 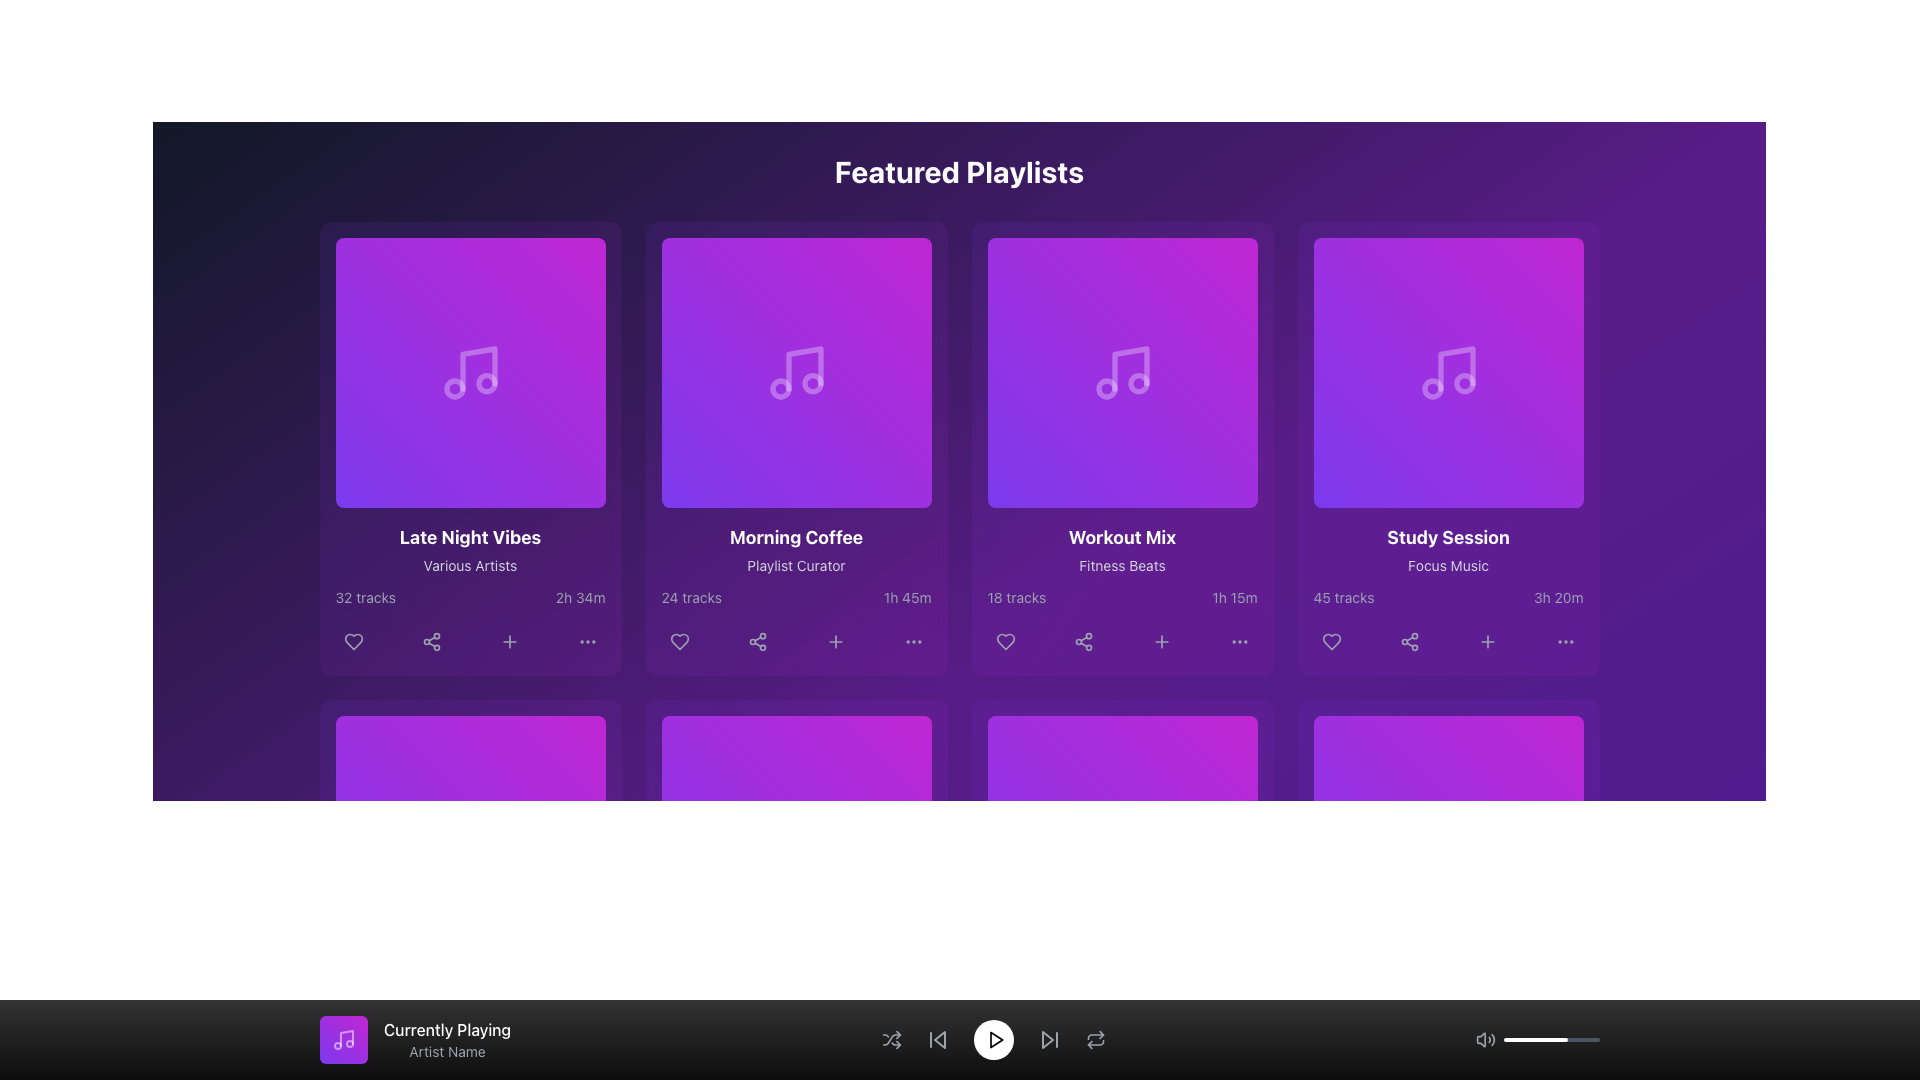 I want to click on the heart icon located in the action menu of the 'Workout Mix' playlist card to change its color, so click(x=1005, y=641).